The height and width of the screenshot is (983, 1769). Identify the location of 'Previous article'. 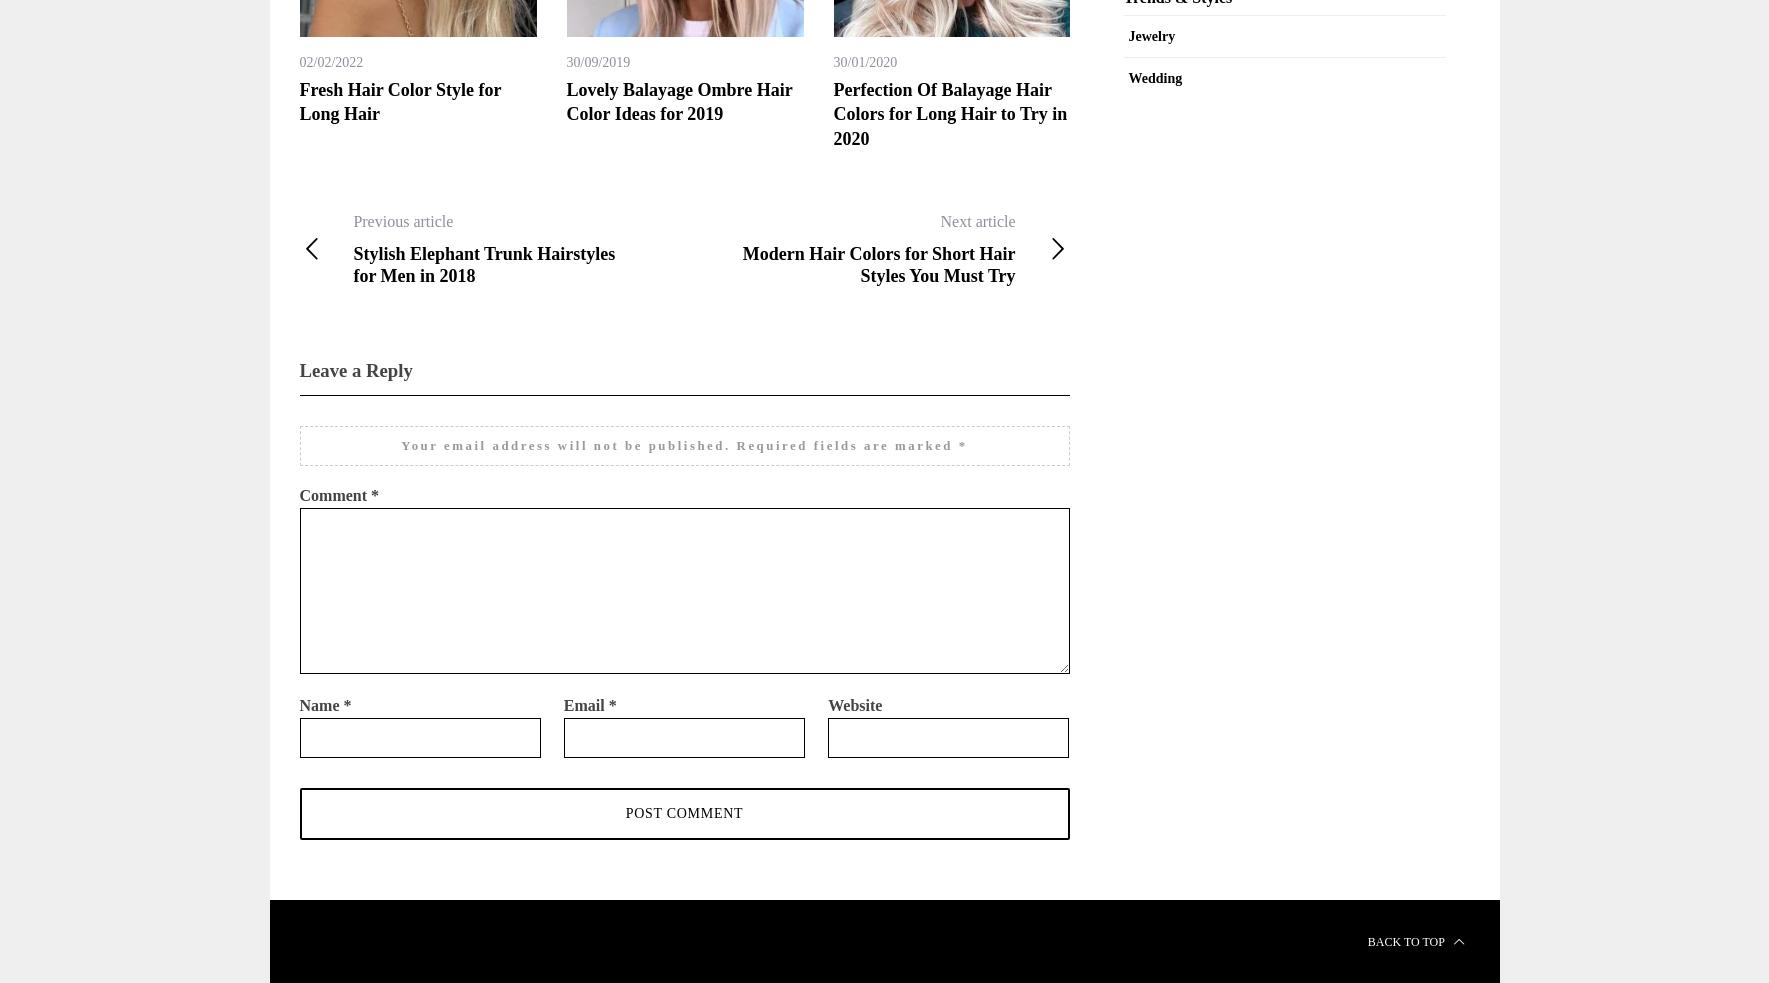
(352, 220).